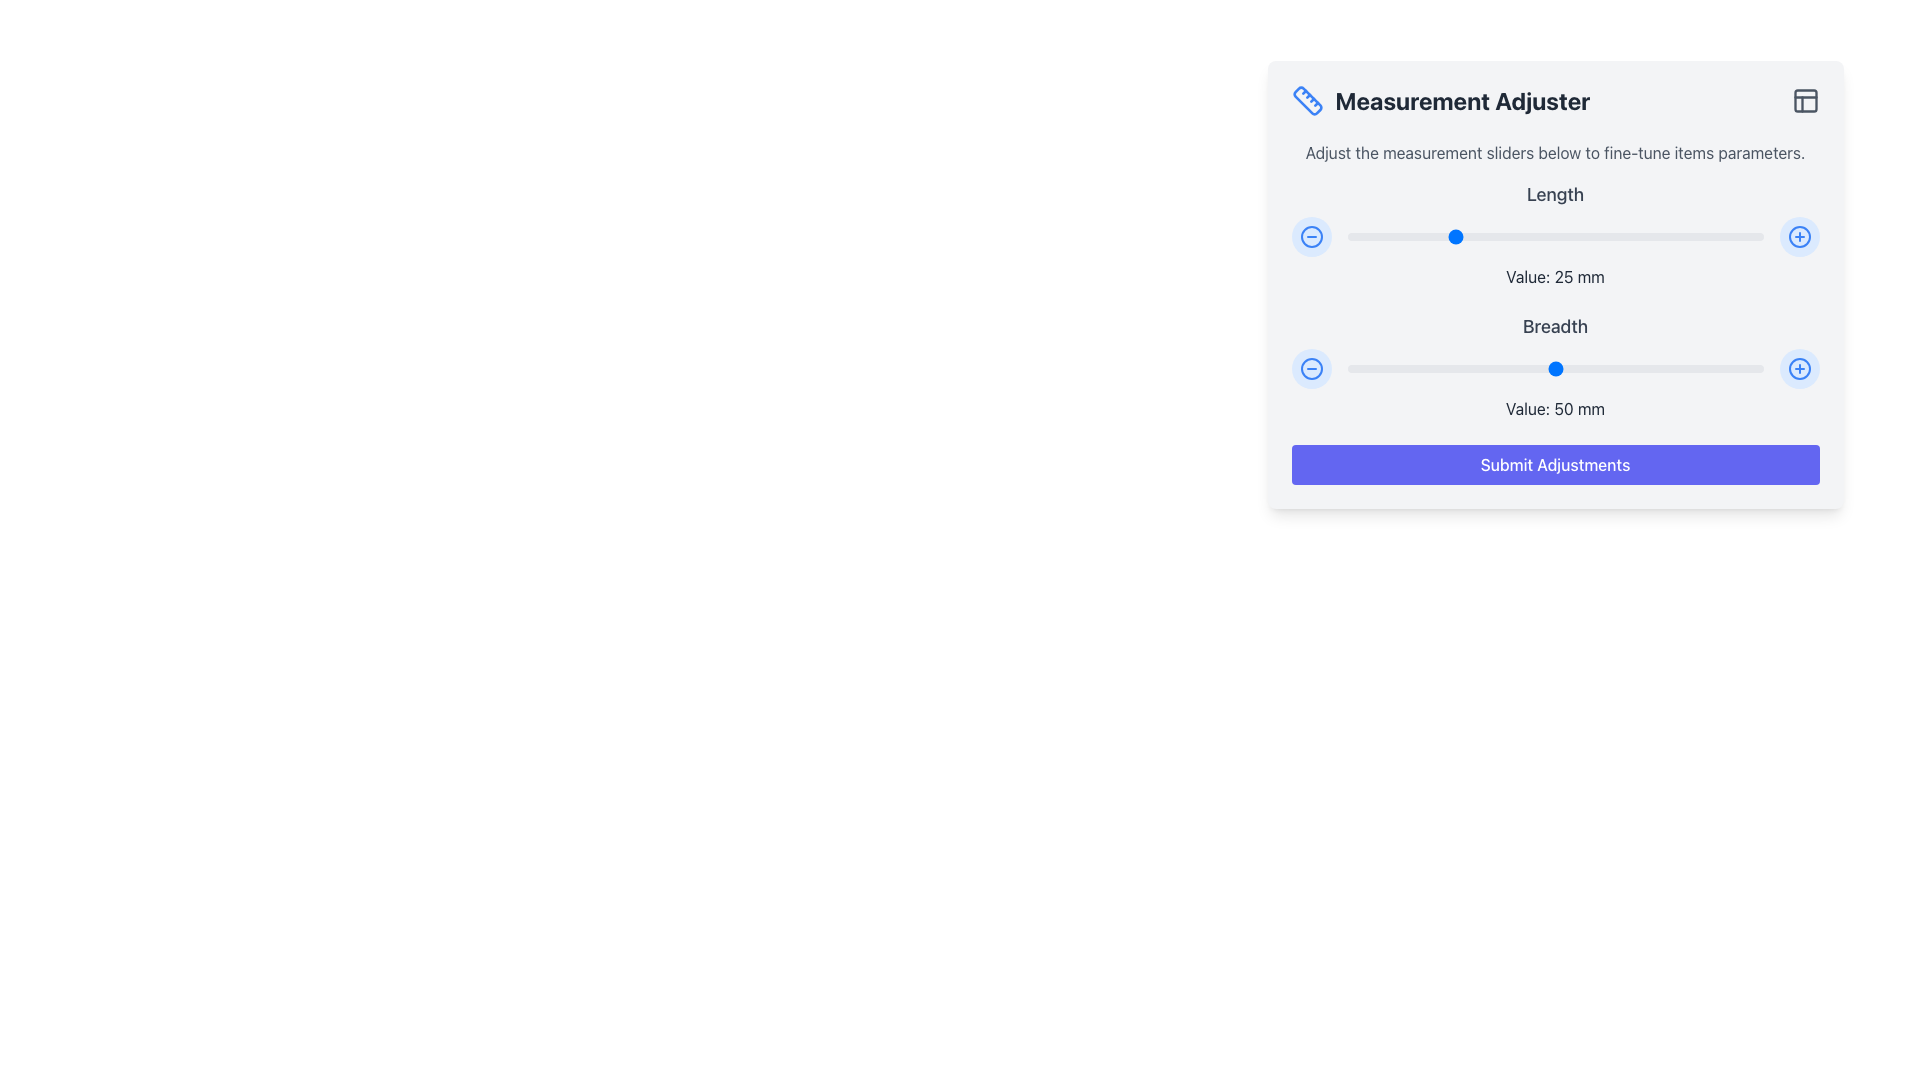 The height and width of the screenshot is (1080, 1920). Describe the element at coordinates (1438, 369) in the screenshot. I see `the breadth` at that location.